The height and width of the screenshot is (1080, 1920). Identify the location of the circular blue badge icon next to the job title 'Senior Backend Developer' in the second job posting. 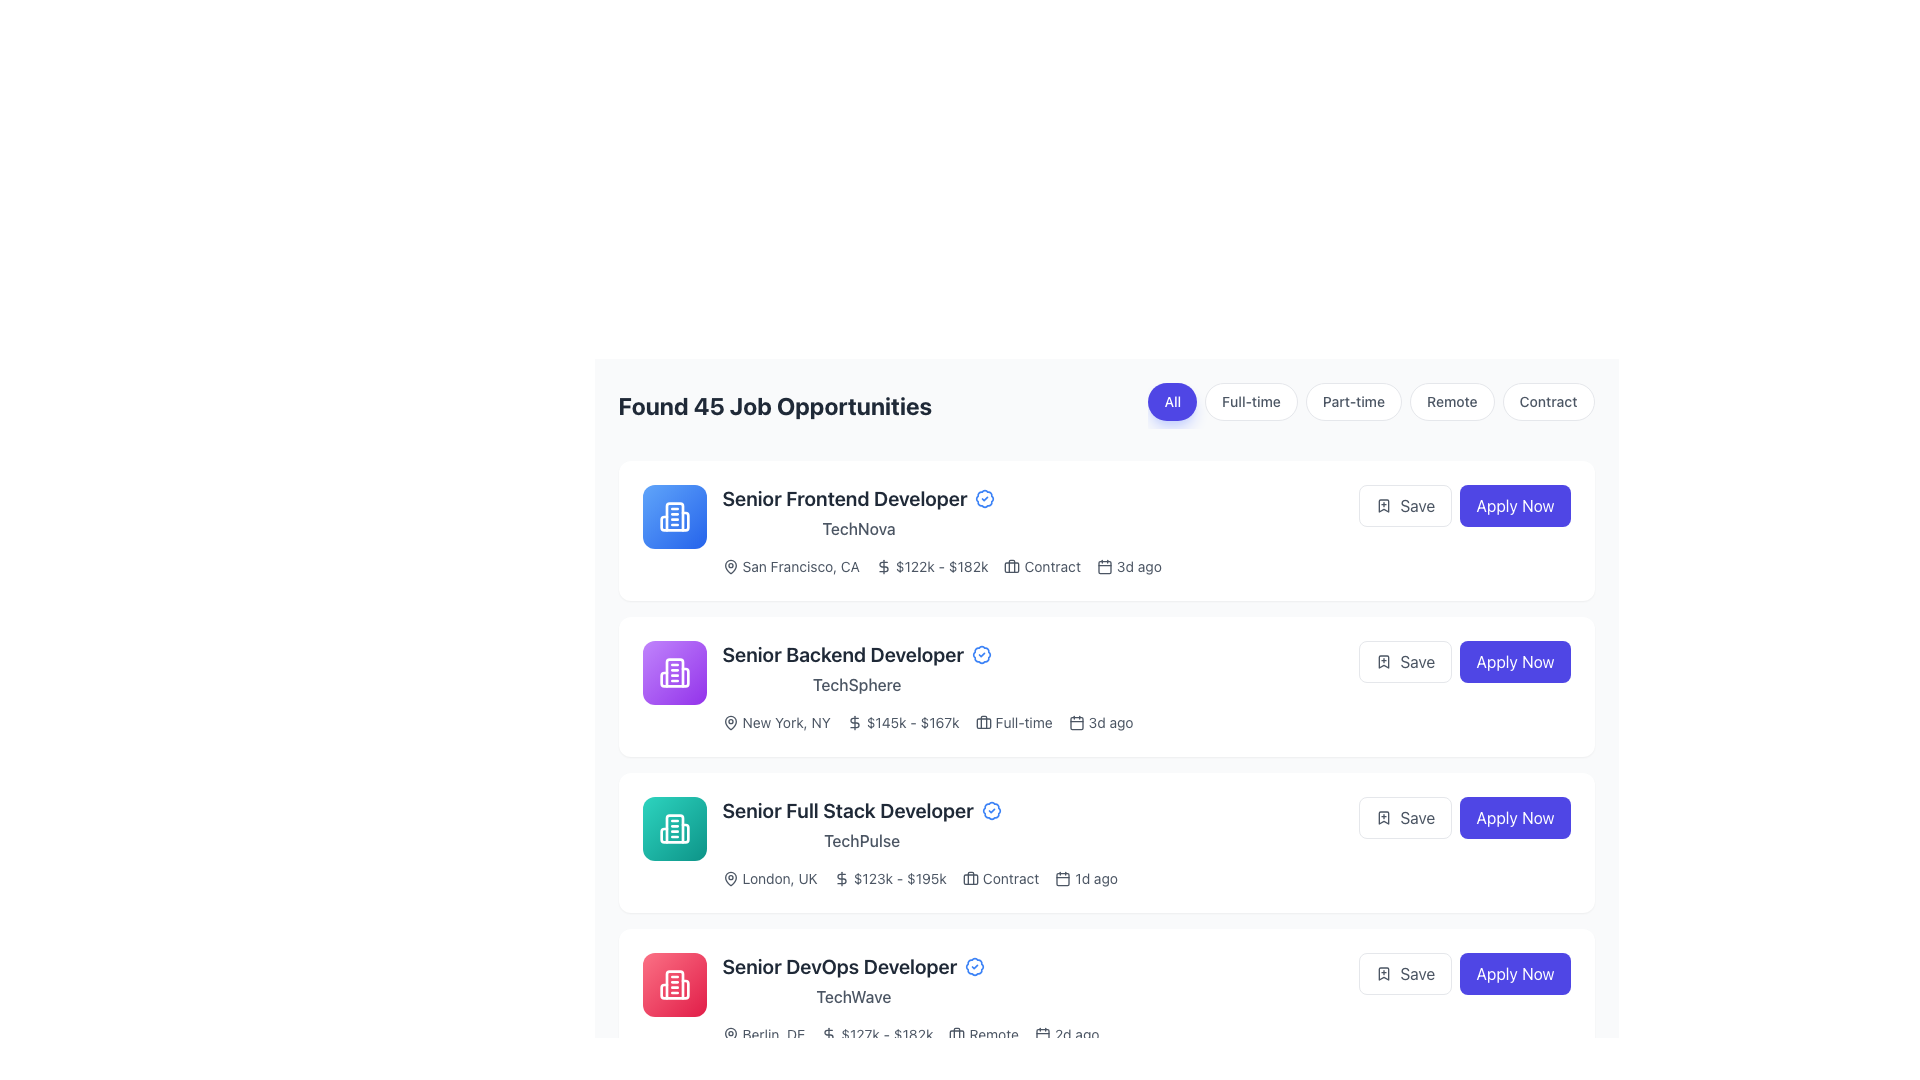
(981, 655).